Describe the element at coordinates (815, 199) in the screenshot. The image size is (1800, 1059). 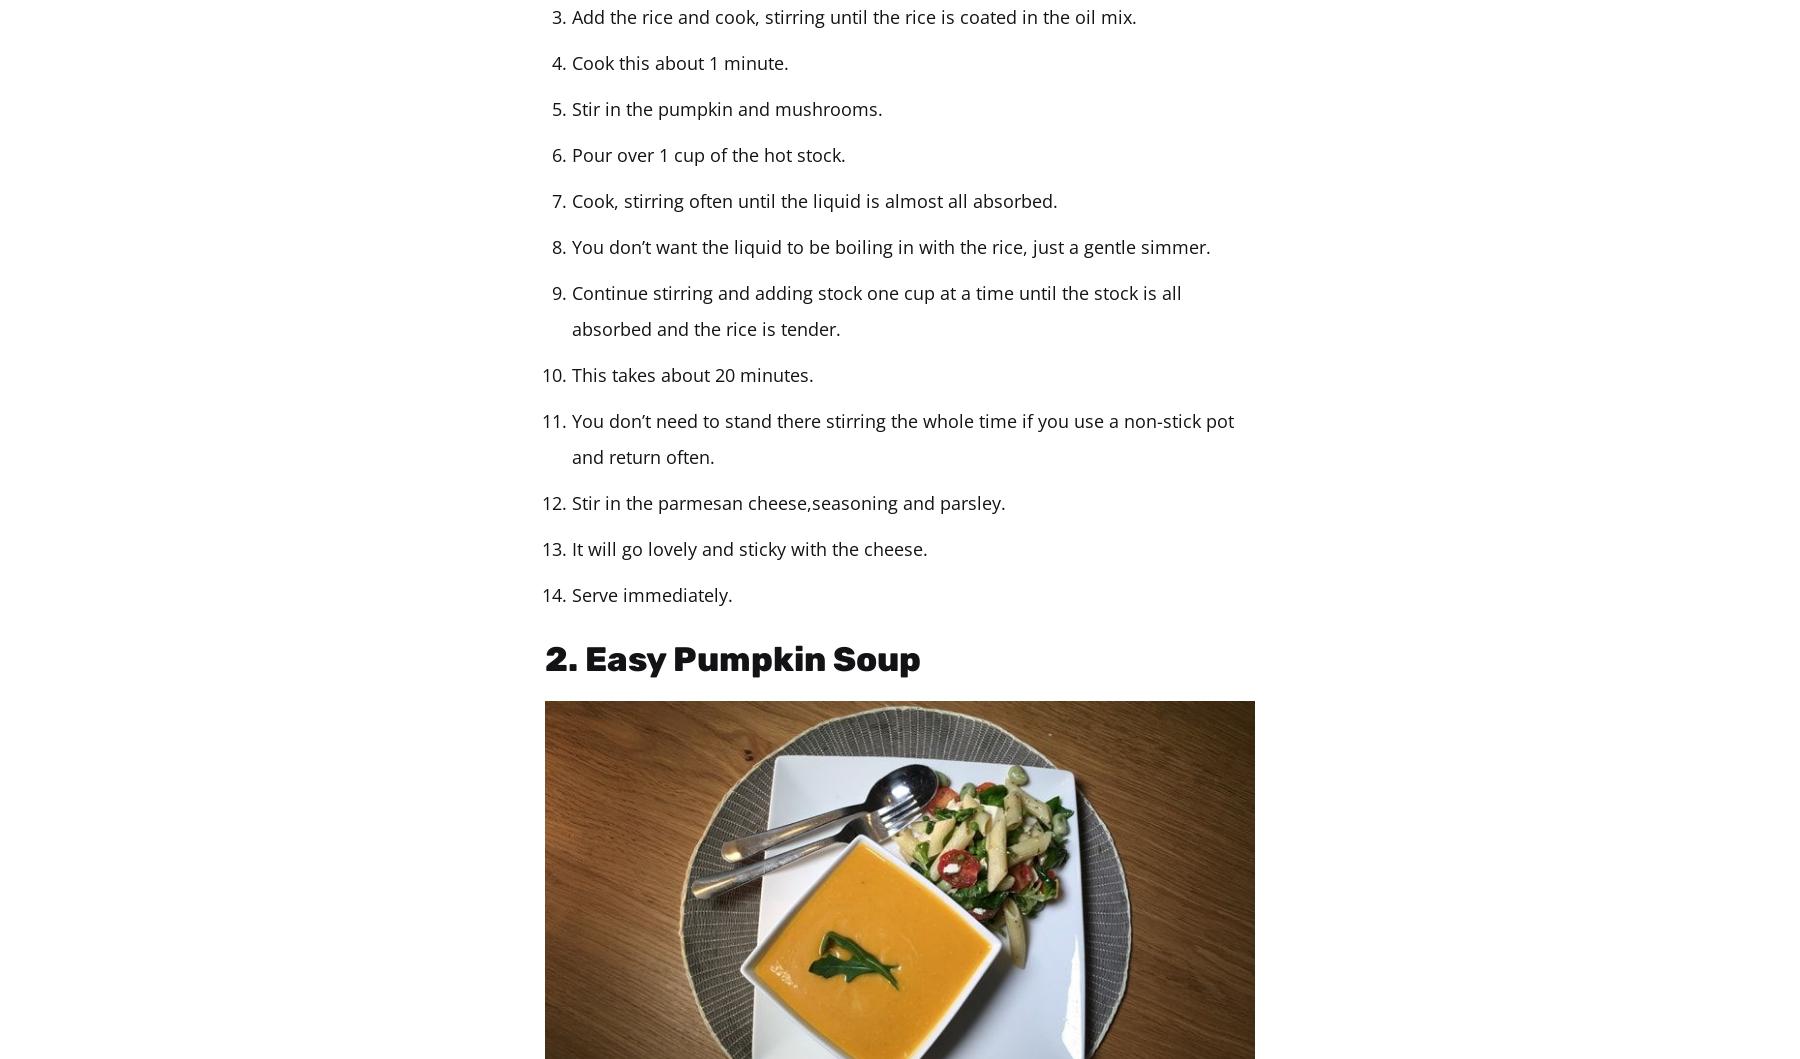
I see `'Cook, stirring often until the liquid is almost all absorbed.'` at that location.